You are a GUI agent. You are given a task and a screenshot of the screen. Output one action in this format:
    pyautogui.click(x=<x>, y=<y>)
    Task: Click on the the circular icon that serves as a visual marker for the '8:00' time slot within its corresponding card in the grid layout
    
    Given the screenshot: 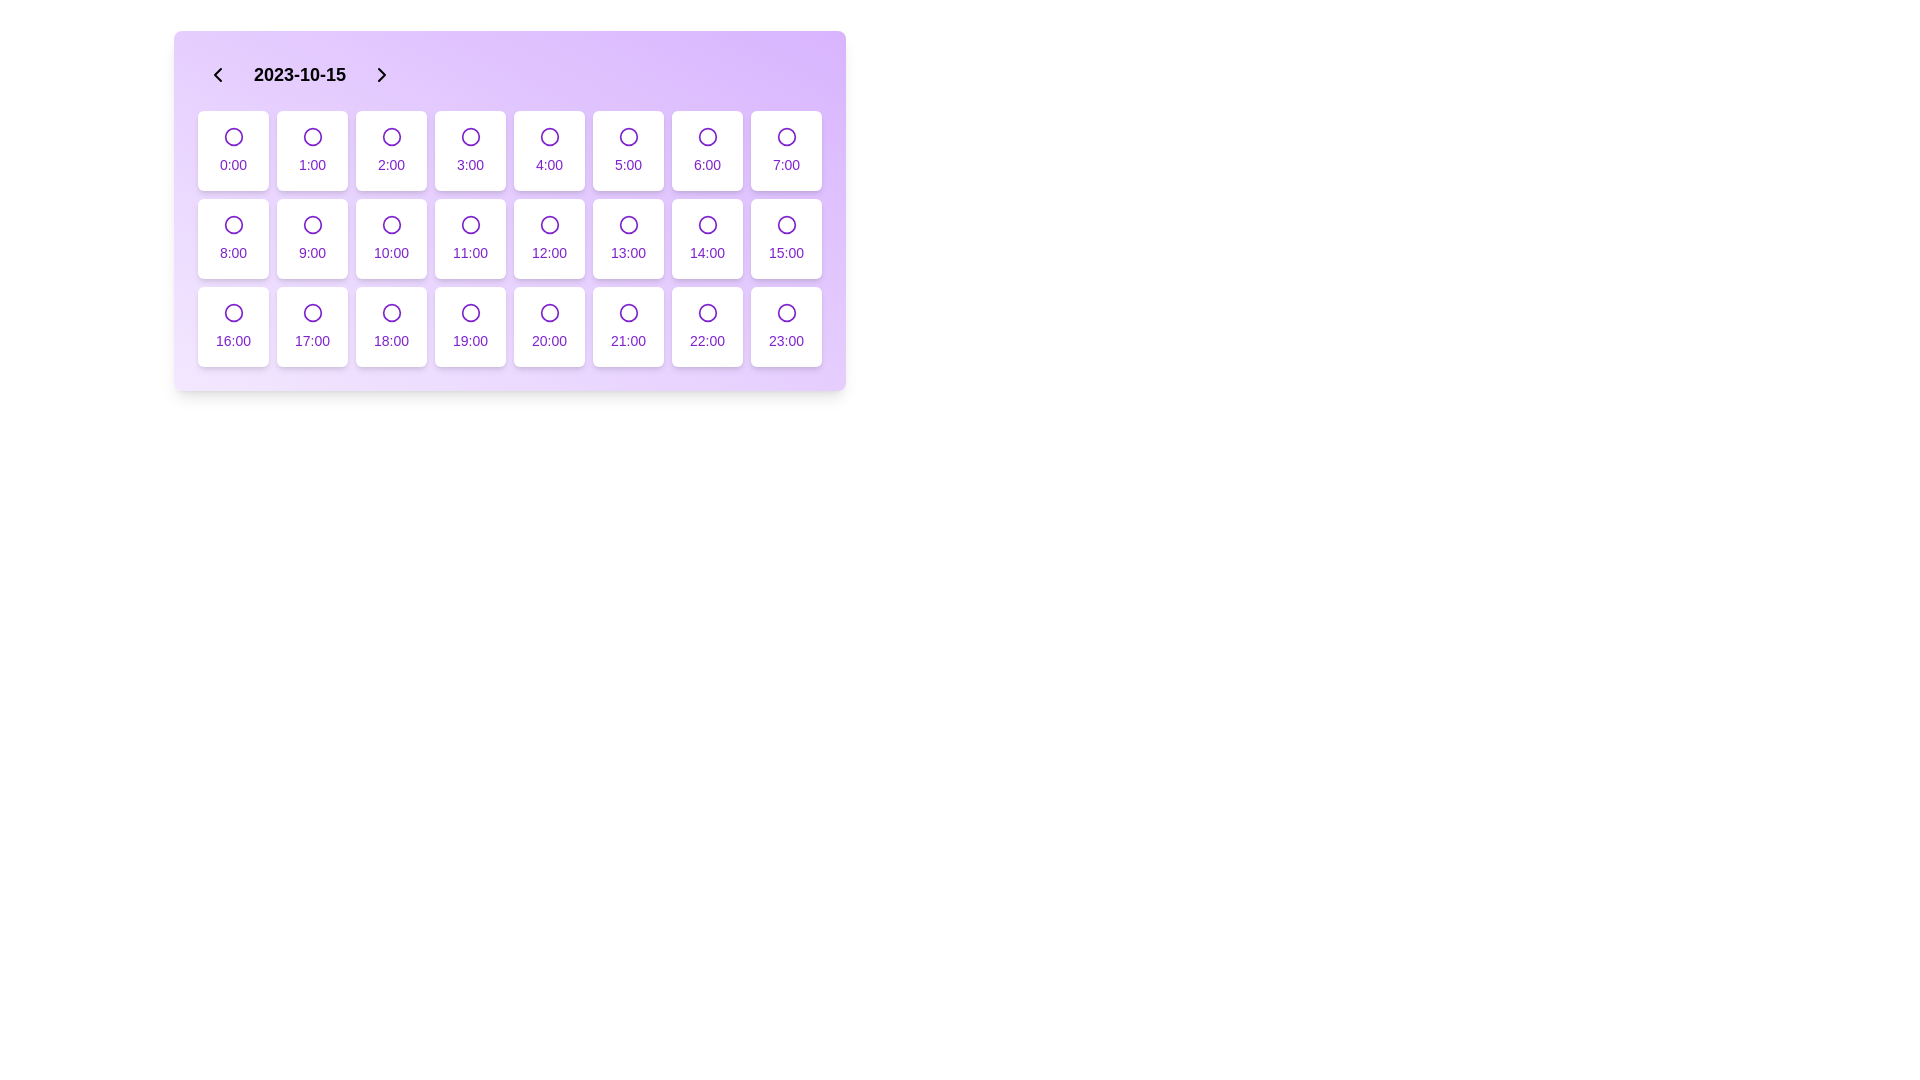 What is the action you would take?
    pyautogui.click(x=233, y=224)
    